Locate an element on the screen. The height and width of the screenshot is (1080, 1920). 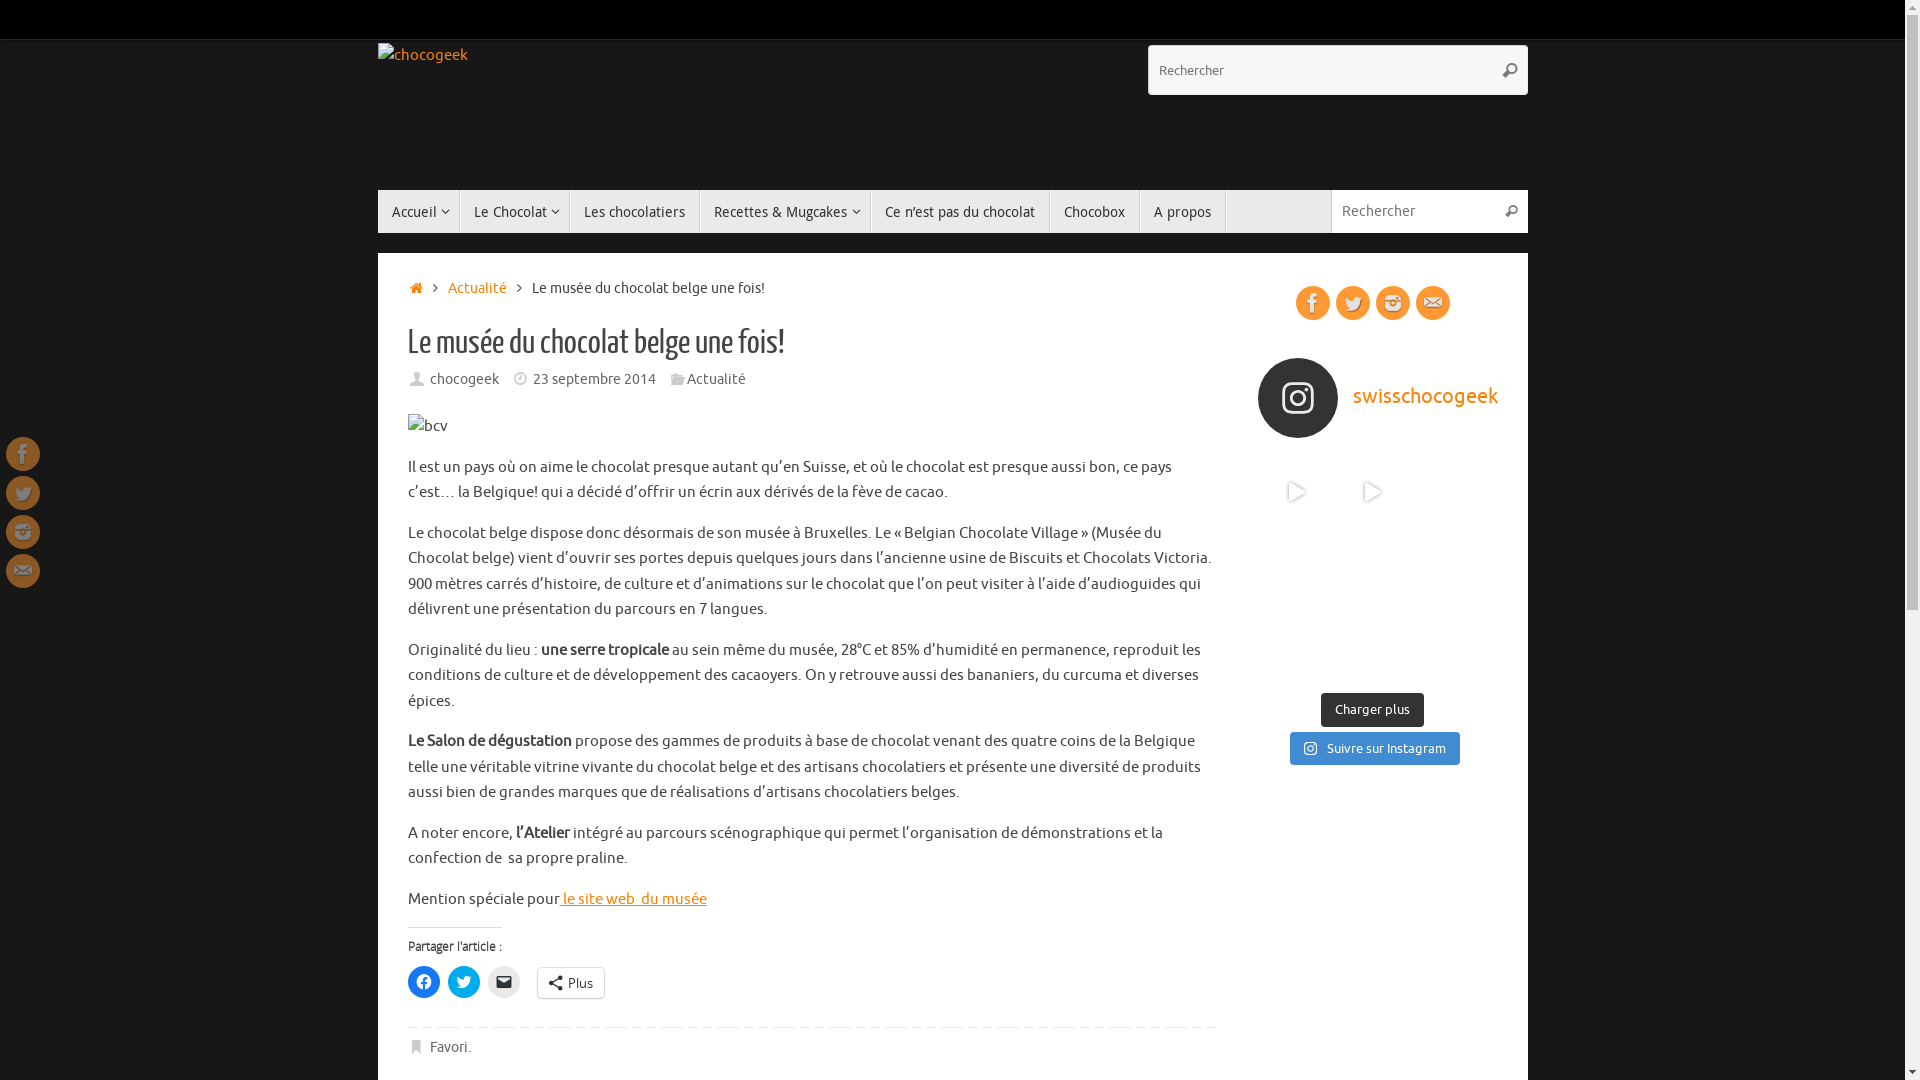
'Passer au contenu' is located at coordinates (375, 220).